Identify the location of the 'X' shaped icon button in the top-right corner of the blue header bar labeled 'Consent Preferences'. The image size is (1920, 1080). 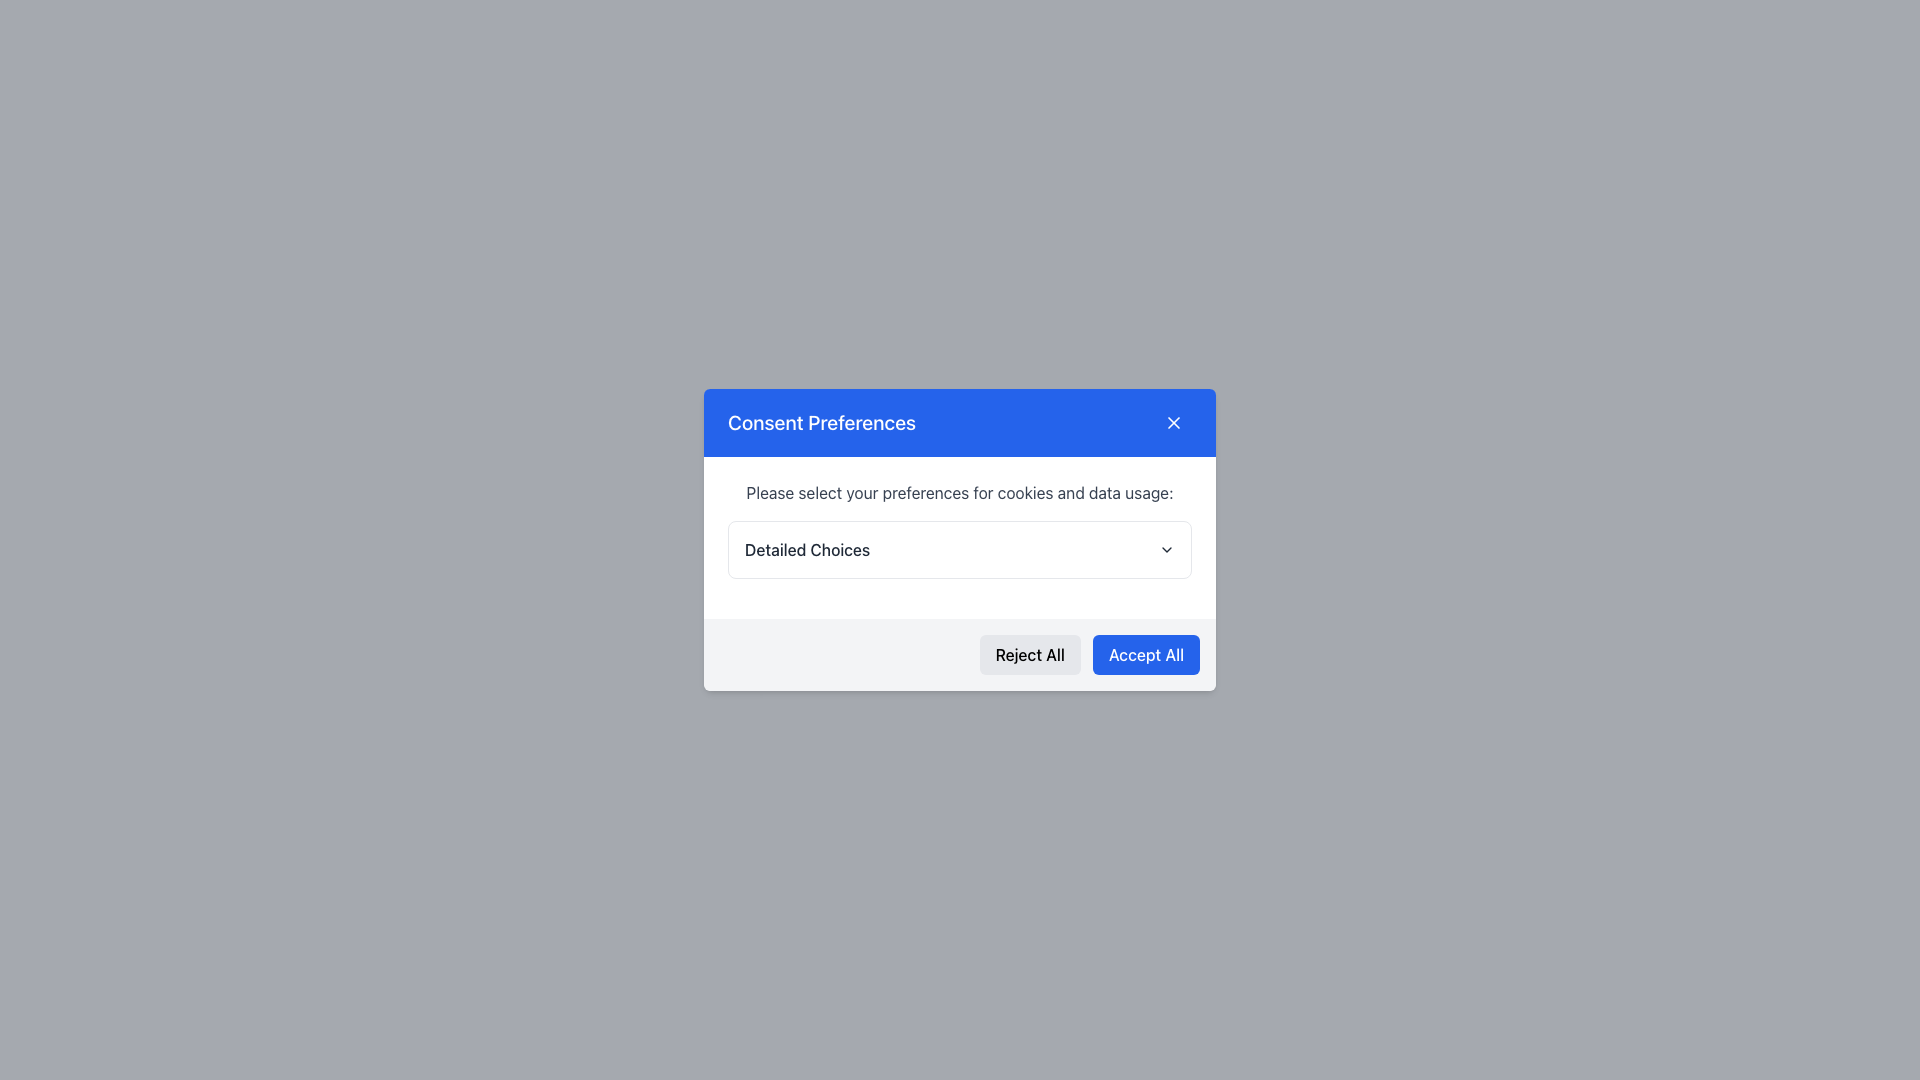
(1174, 422).